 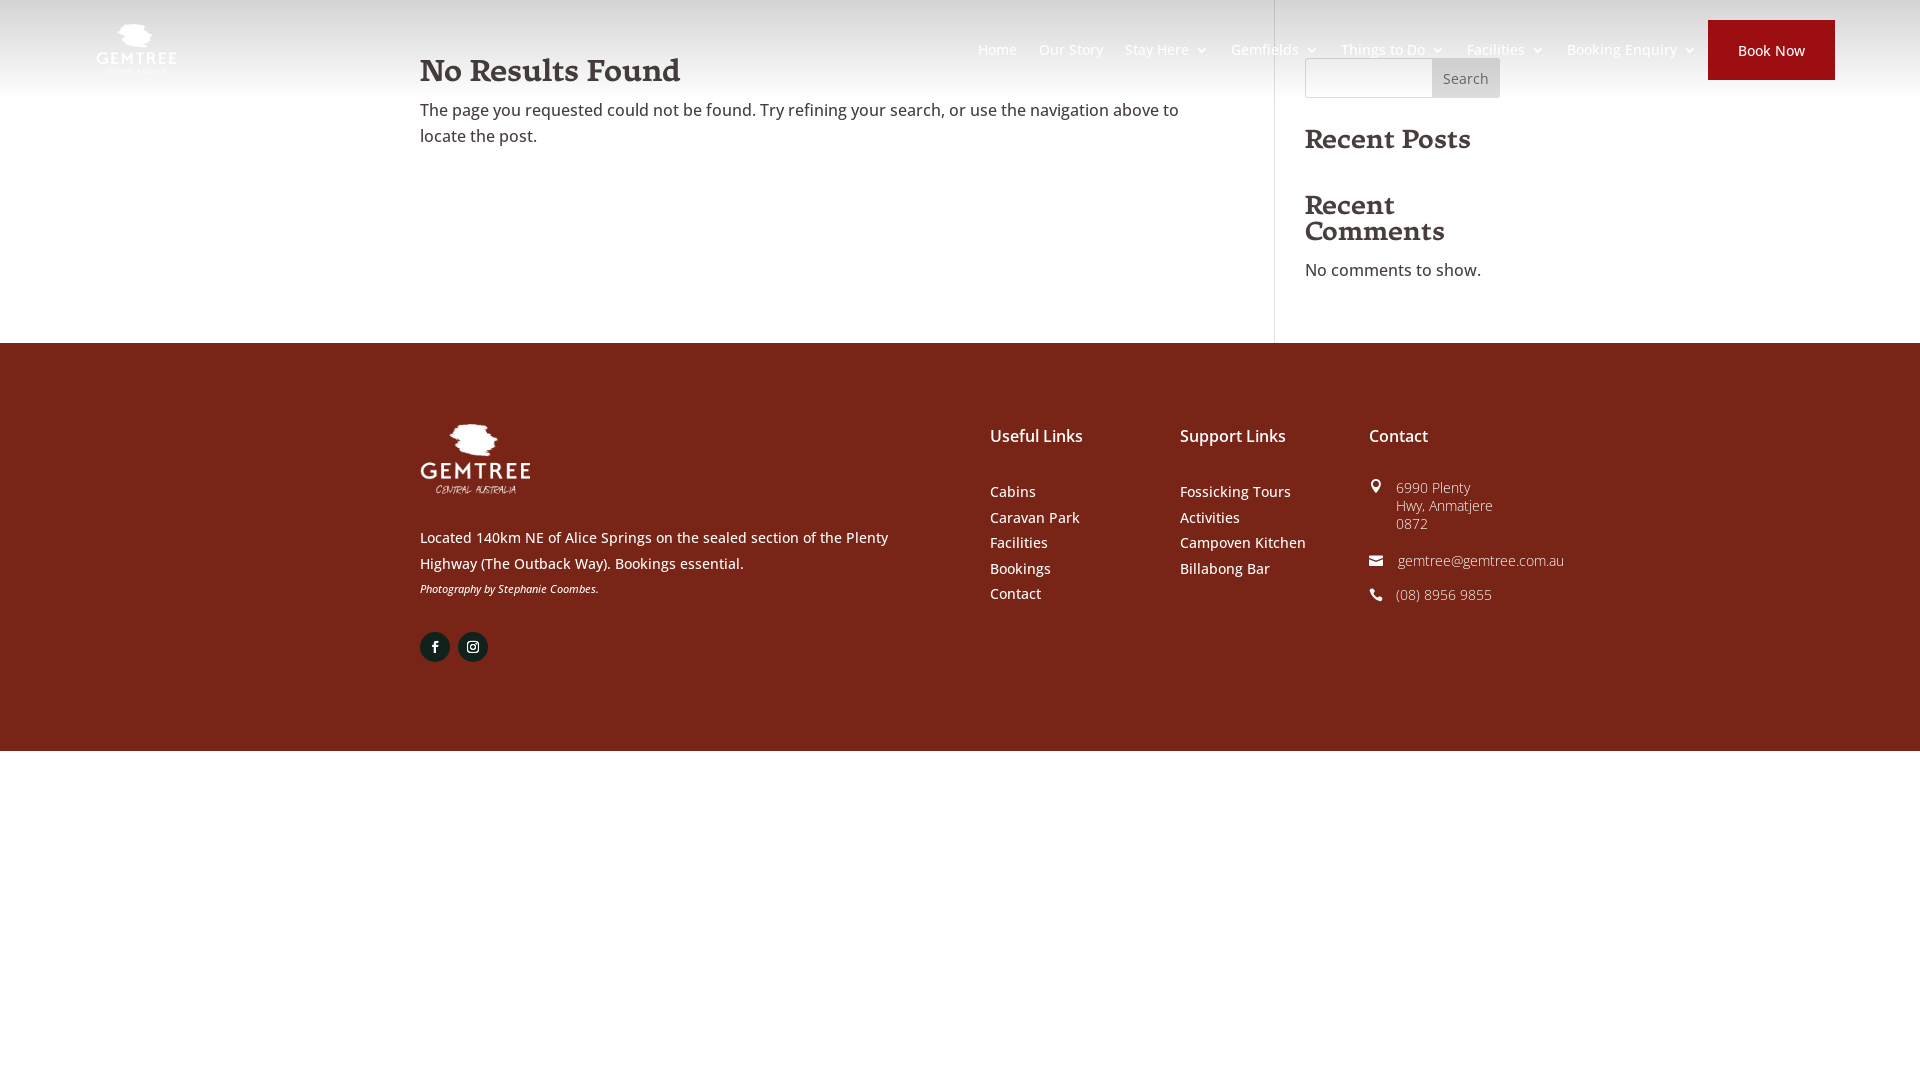 I want to click on 'Activities', so click(x=1208, y=516).